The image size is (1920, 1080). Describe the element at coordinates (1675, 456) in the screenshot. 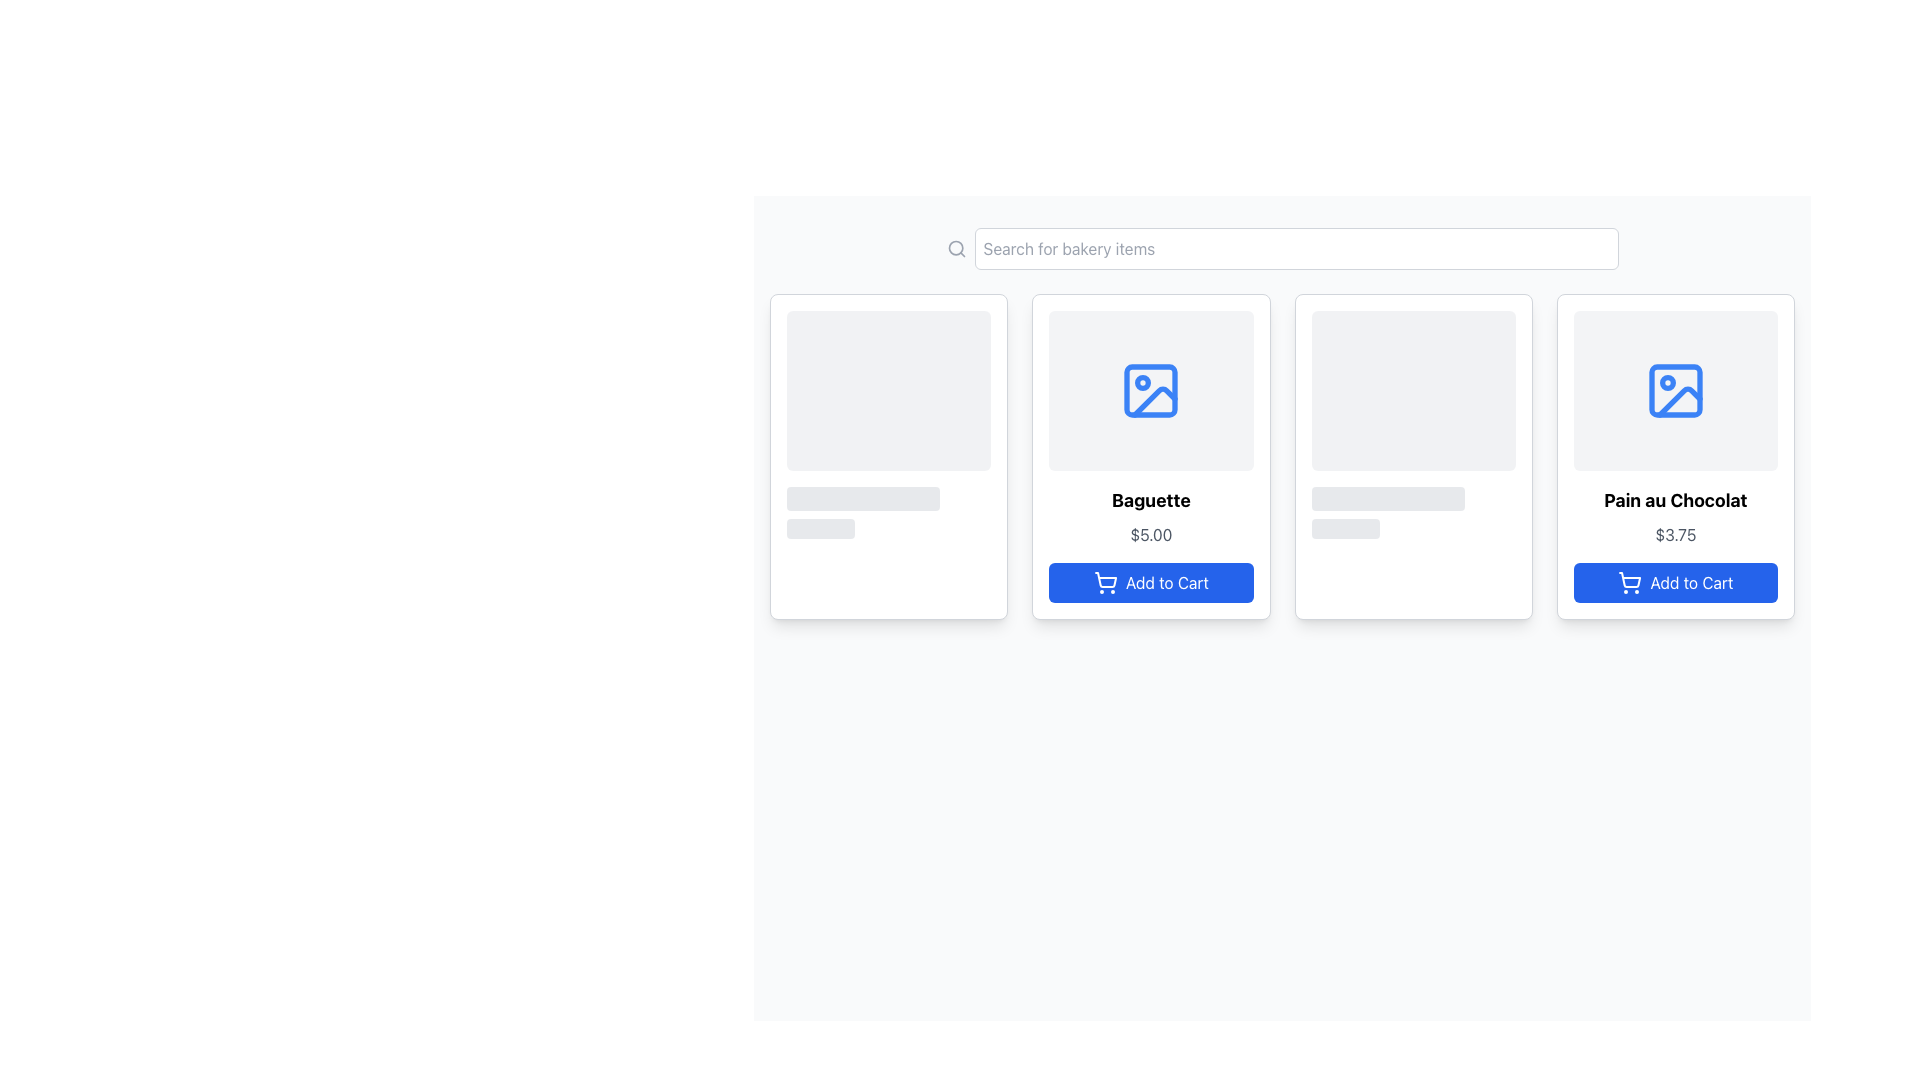

I see `product details from the 'Pain au Chocolat' card, which is the fourth item in the rightmost column of the responsive grid layout` at that location.